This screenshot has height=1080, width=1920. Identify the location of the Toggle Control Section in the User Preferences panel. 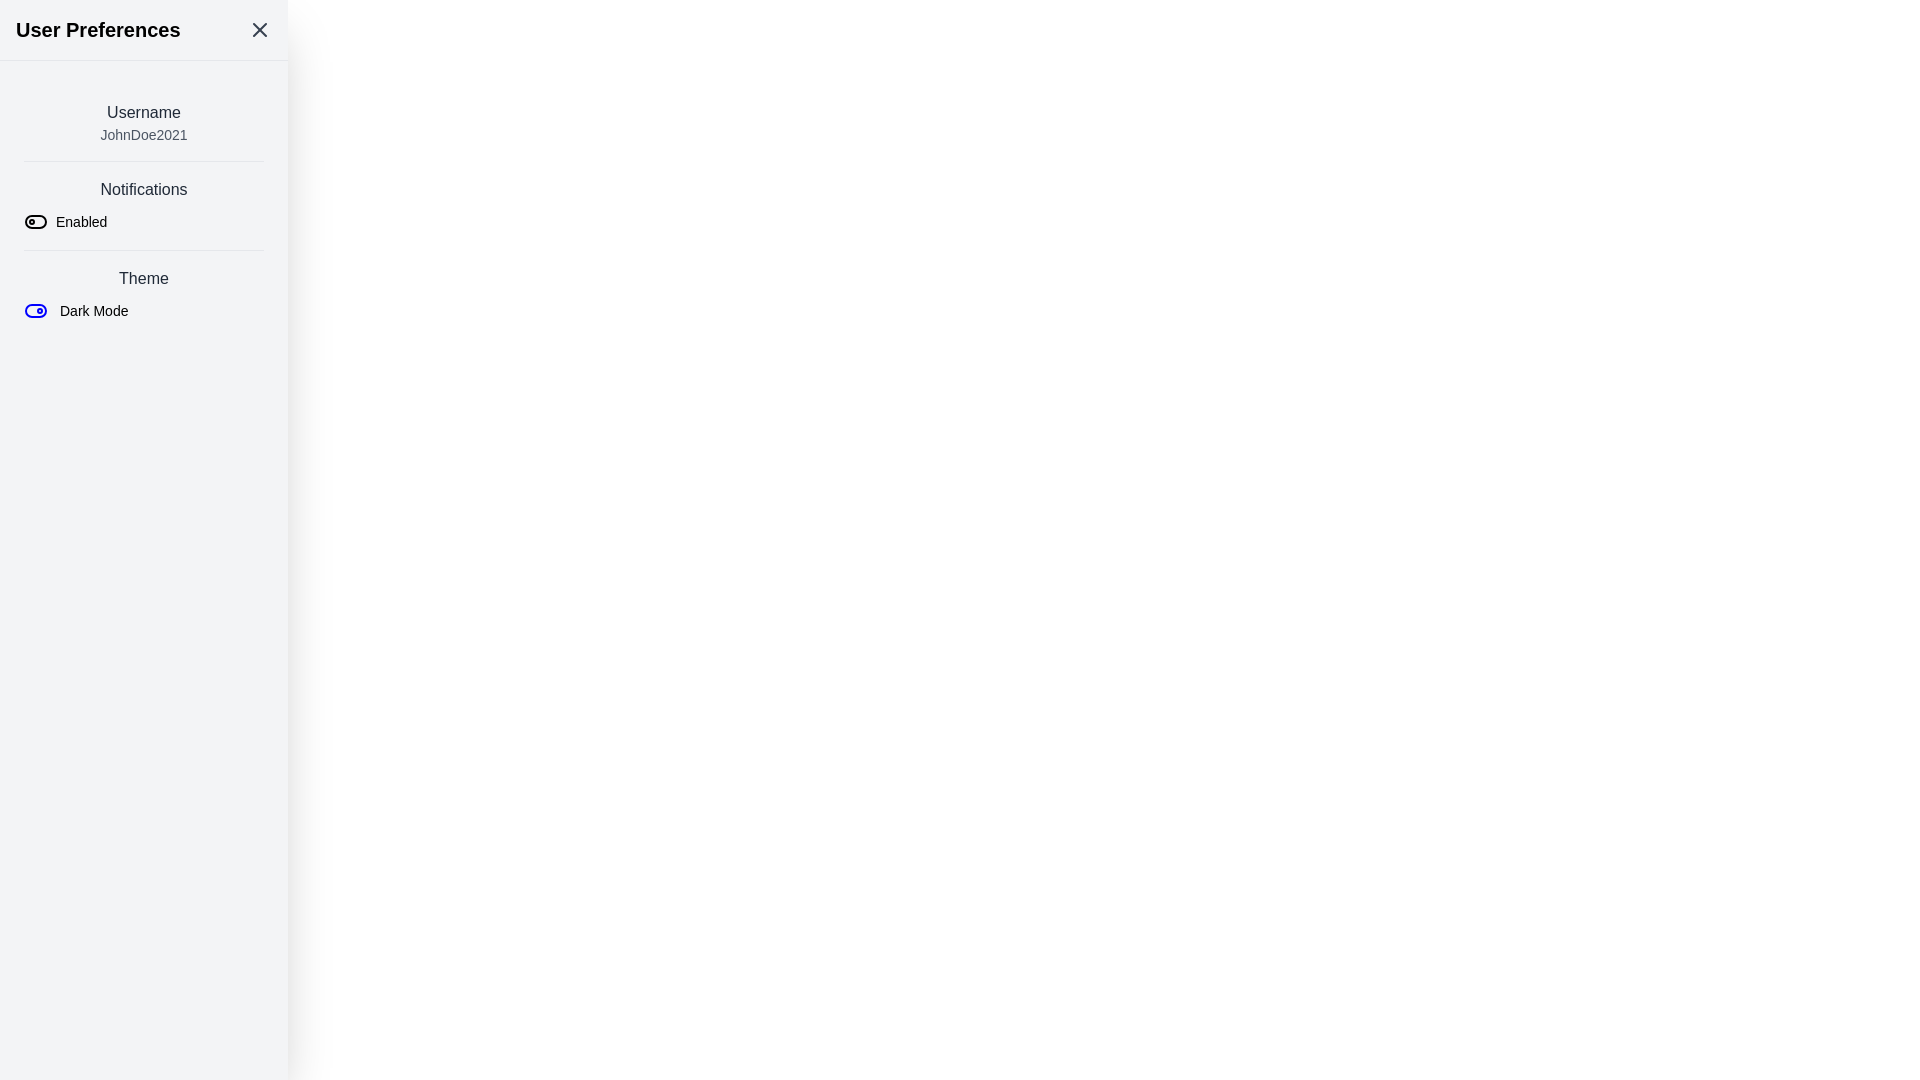
(143, 294).